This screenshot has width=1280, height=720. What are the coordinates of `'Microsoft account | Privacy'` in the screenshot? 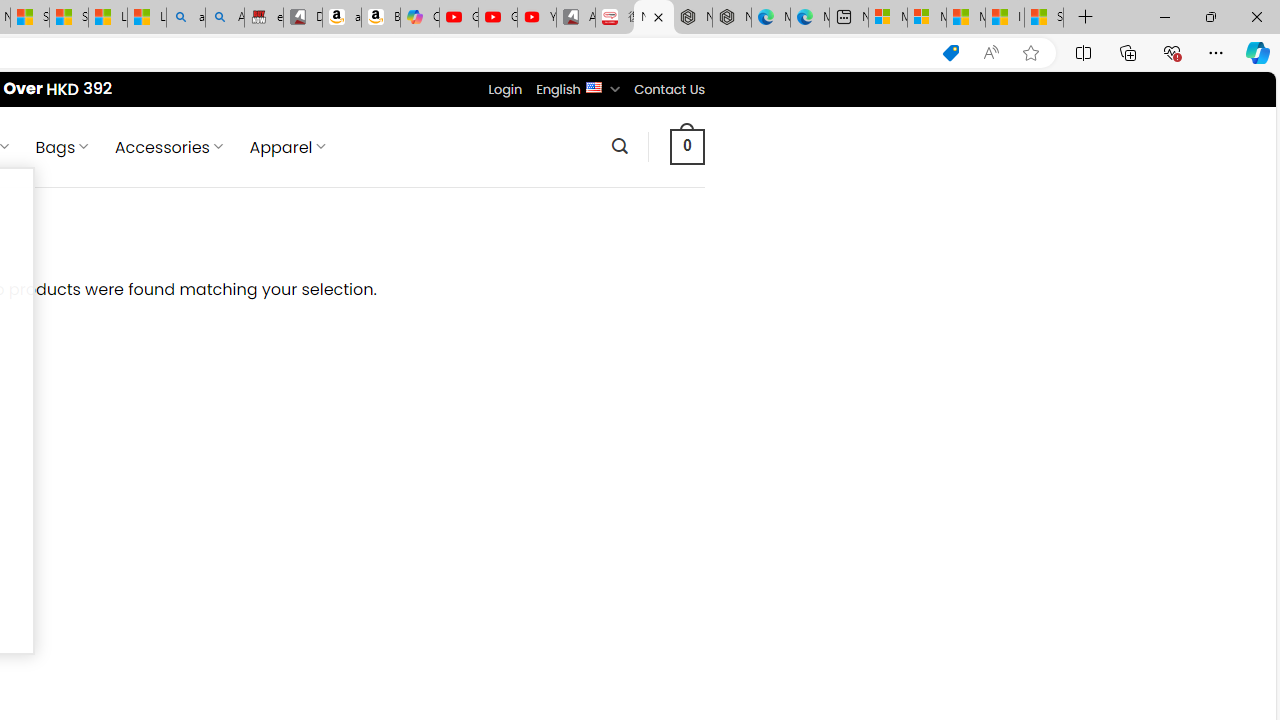 It's located at (925, 17).